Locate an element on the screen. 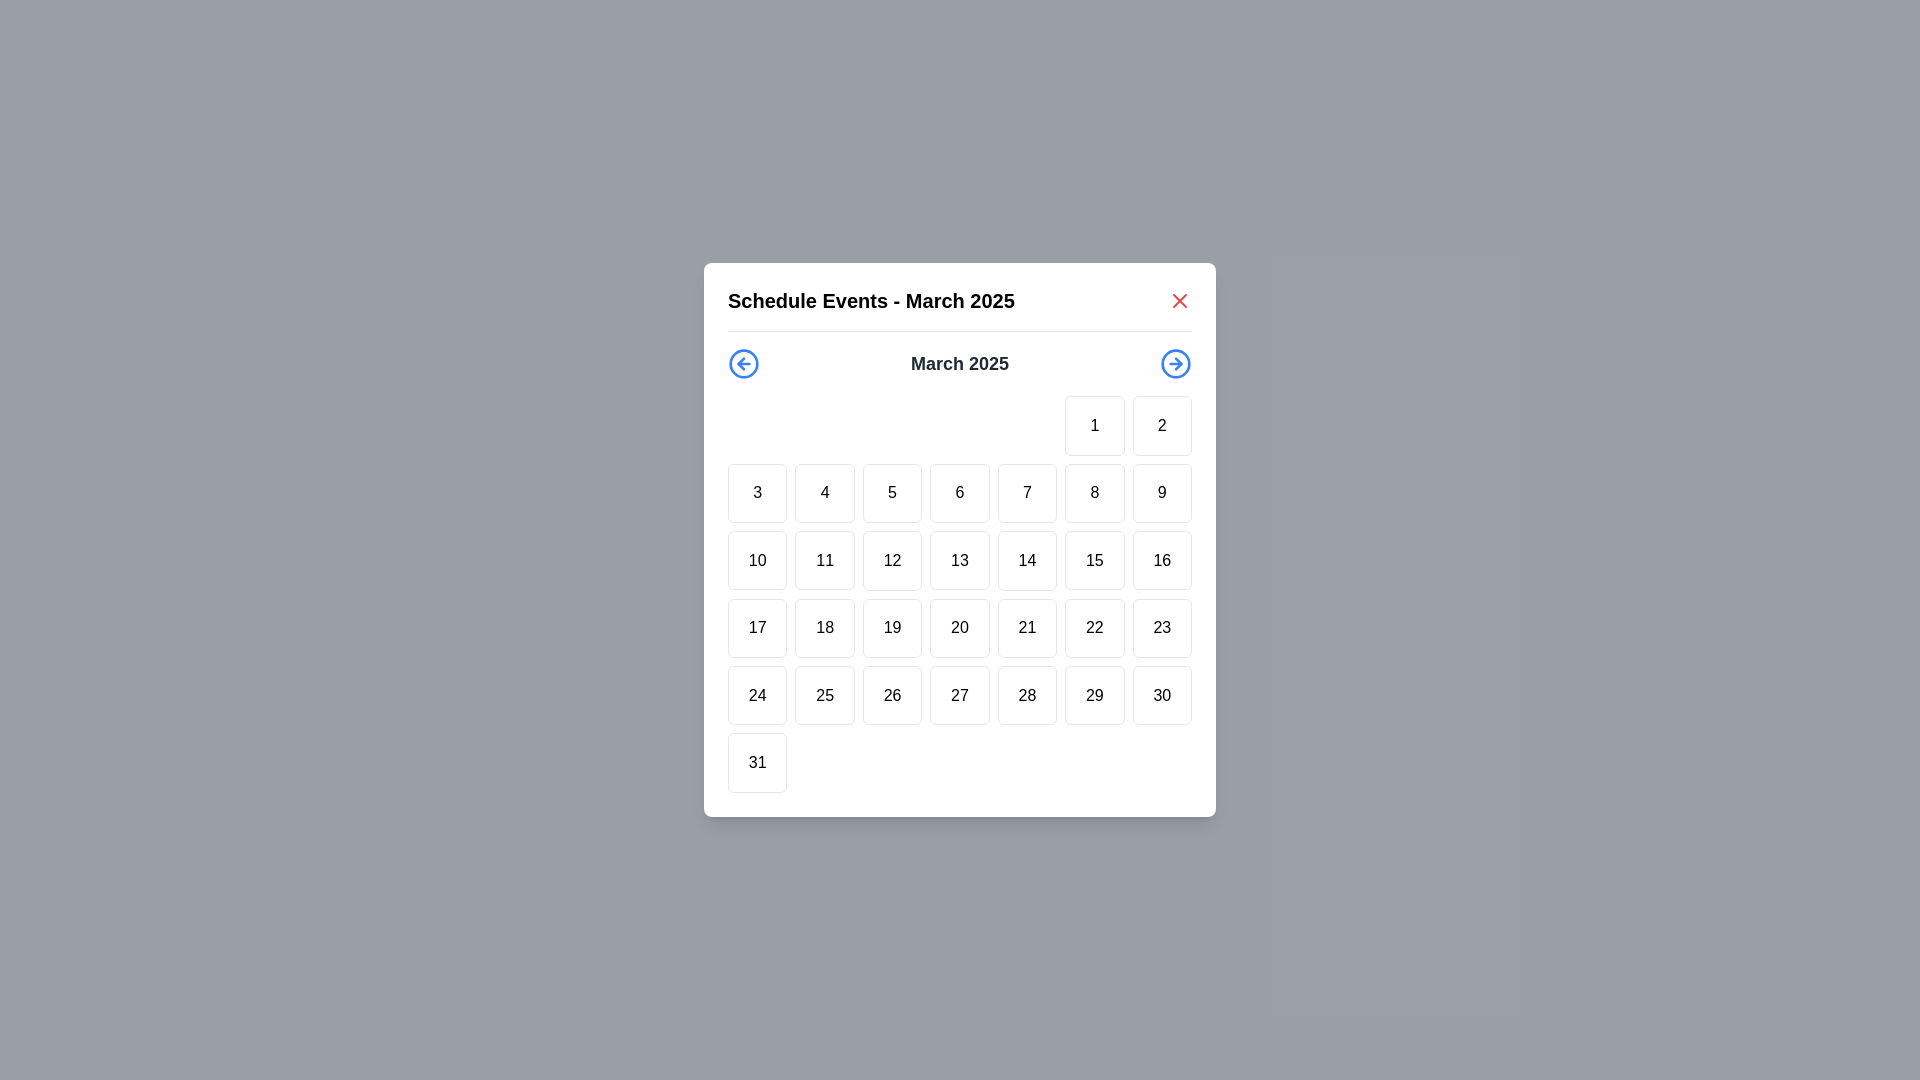  the empty grid cell located in the top row of the calendar grid, which is the leftmost position and visually appears as a small, empty square is located at coordinates (756, 424).